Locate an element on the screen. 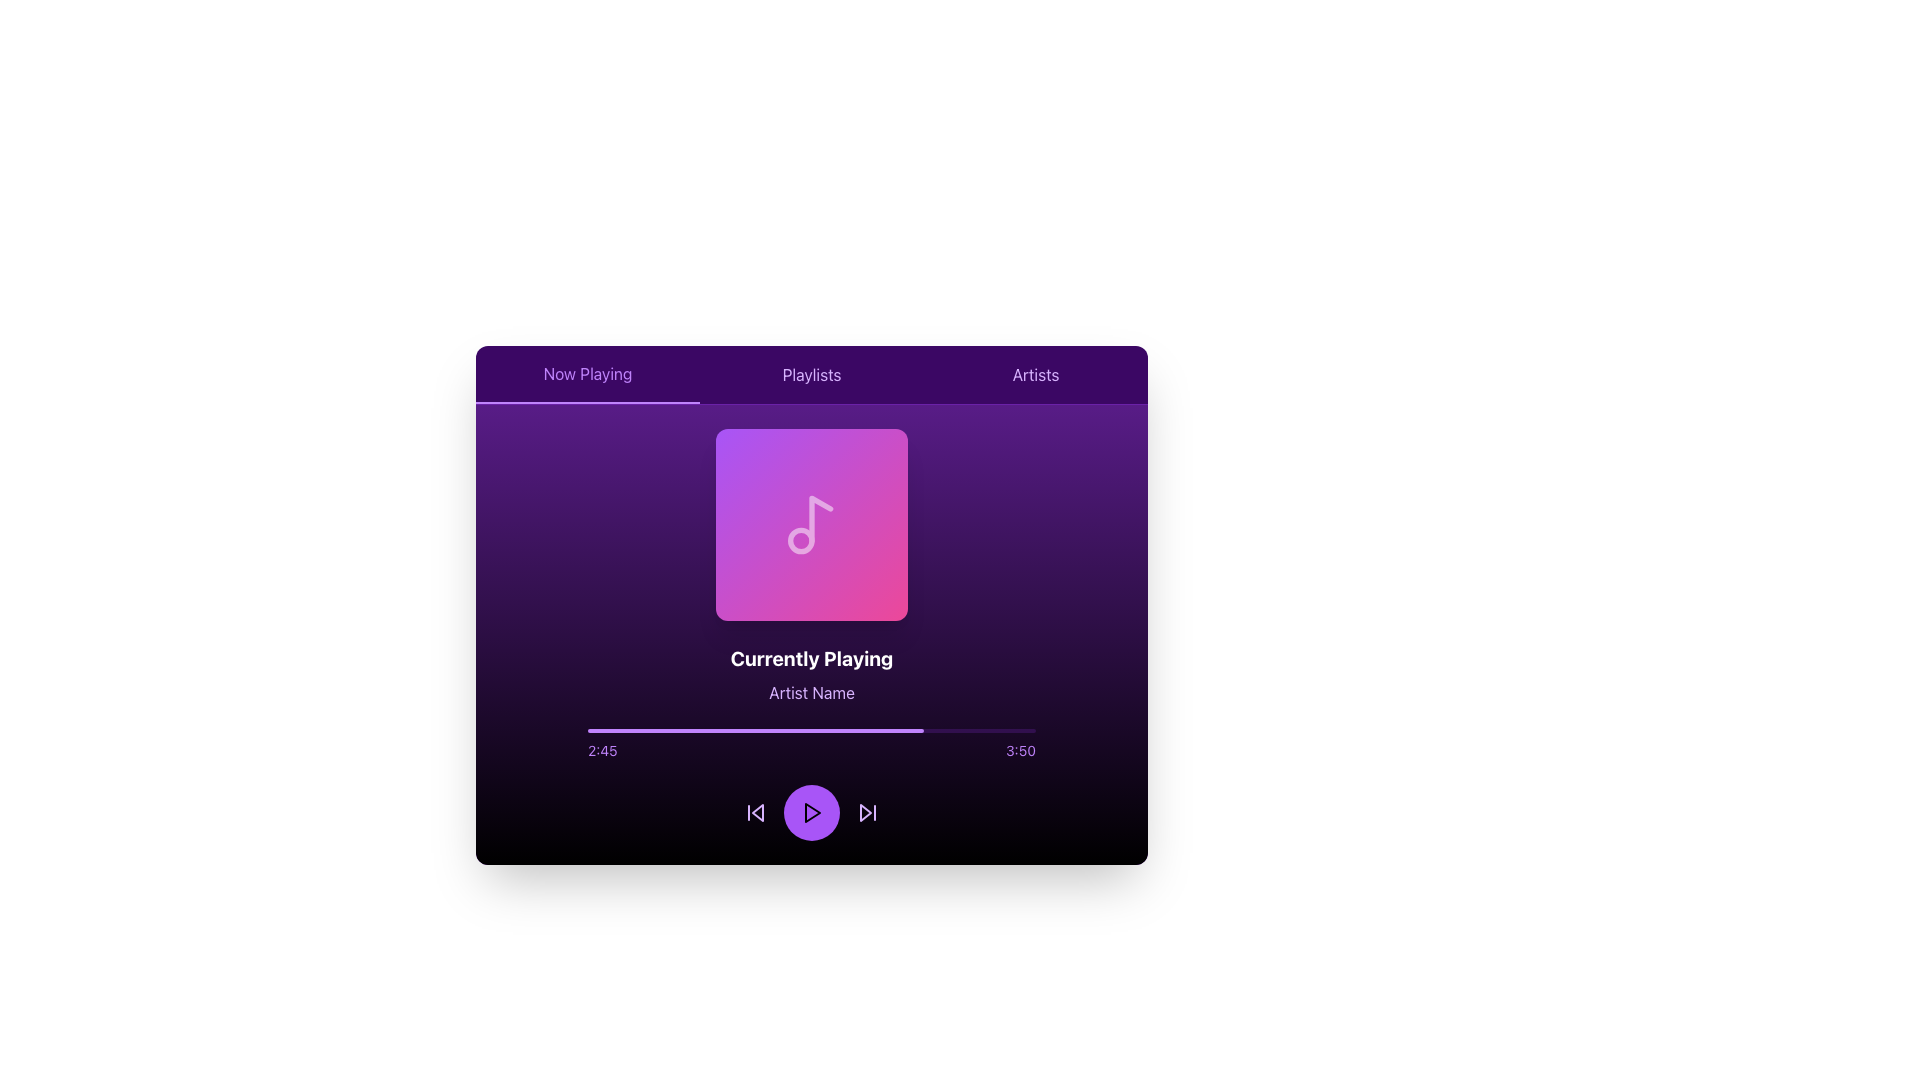 The image size is (1920, 1080). the media playback position is located at coordinates (699, 731).